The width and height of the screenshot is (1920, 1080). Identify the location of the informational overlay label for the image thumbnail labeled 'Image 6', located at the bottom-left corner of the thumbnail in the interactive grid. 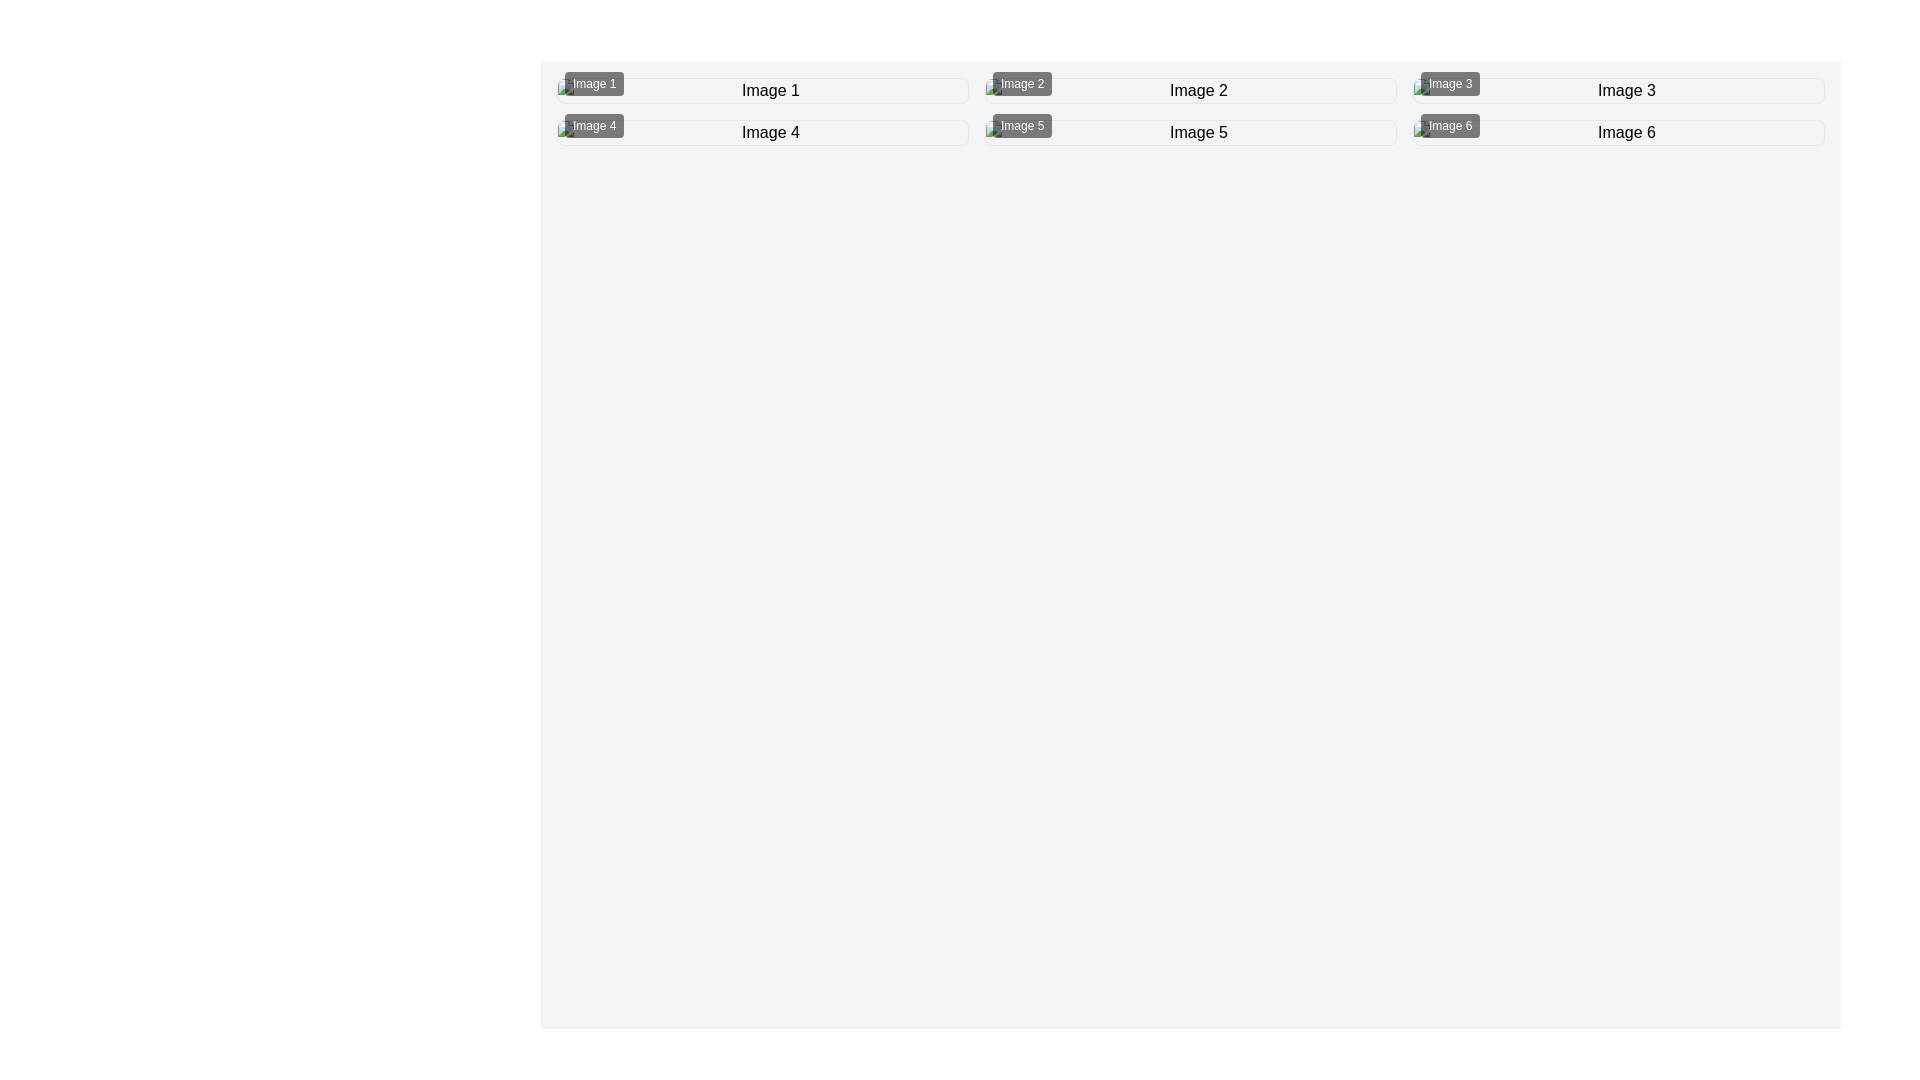
(1450, 126).